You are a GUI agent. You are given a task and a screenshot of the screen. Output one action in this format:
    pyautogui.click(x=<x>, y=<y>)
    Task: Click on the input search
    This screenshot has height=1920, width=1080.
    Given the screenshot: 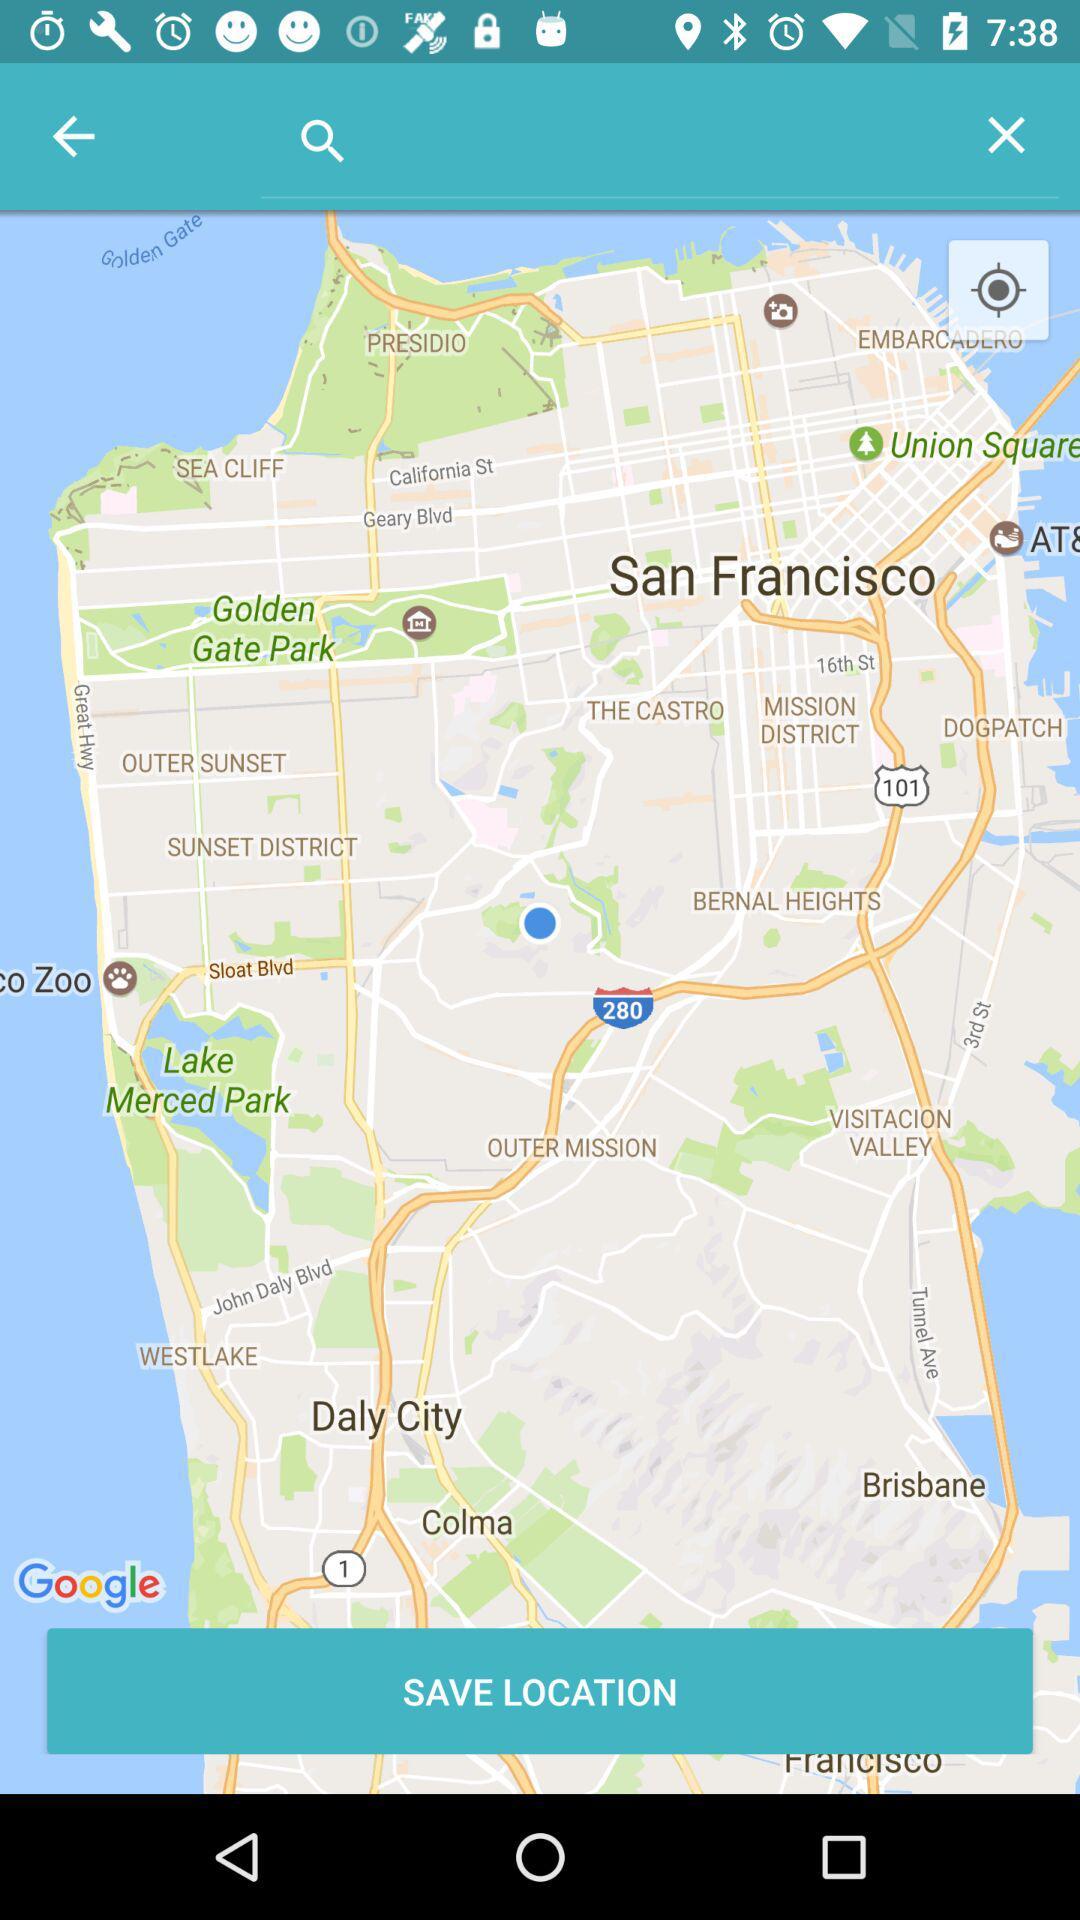 What is the action you would take?
    pyautogui.click(x=606, y=133)
    